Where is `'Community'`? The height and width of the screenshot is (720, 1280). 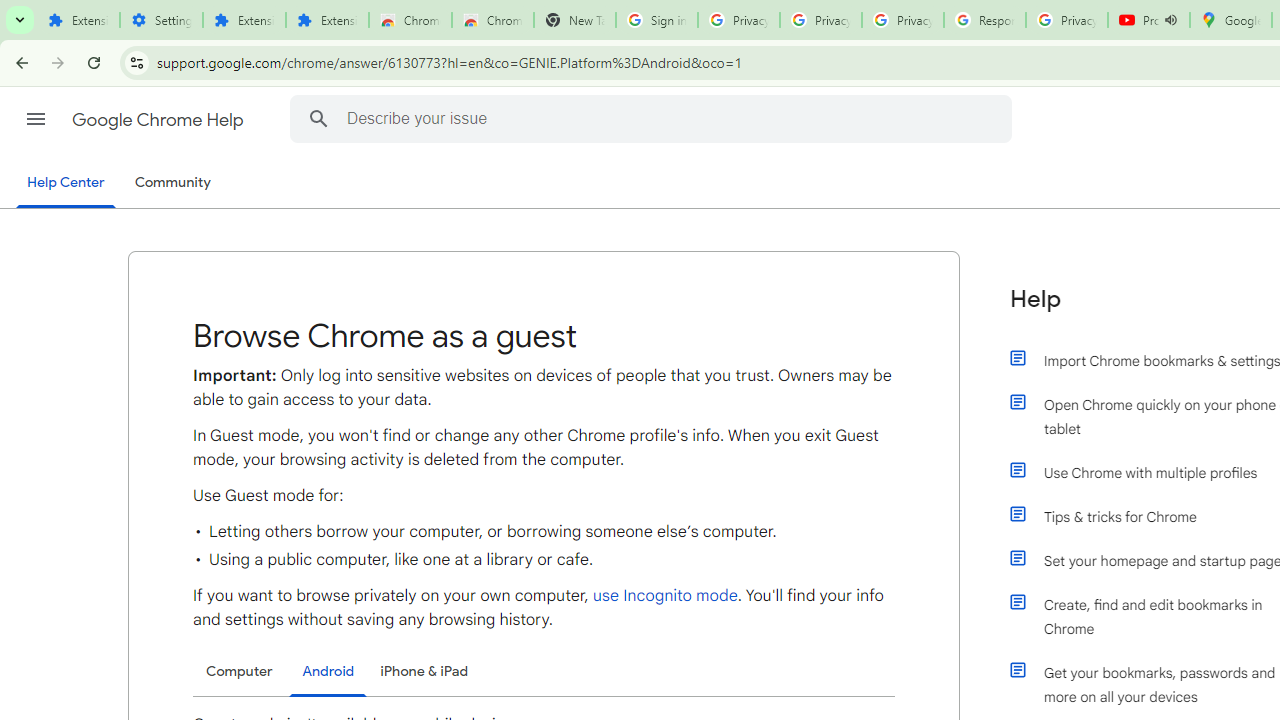
'Community' is located at coordinates (172, 183).